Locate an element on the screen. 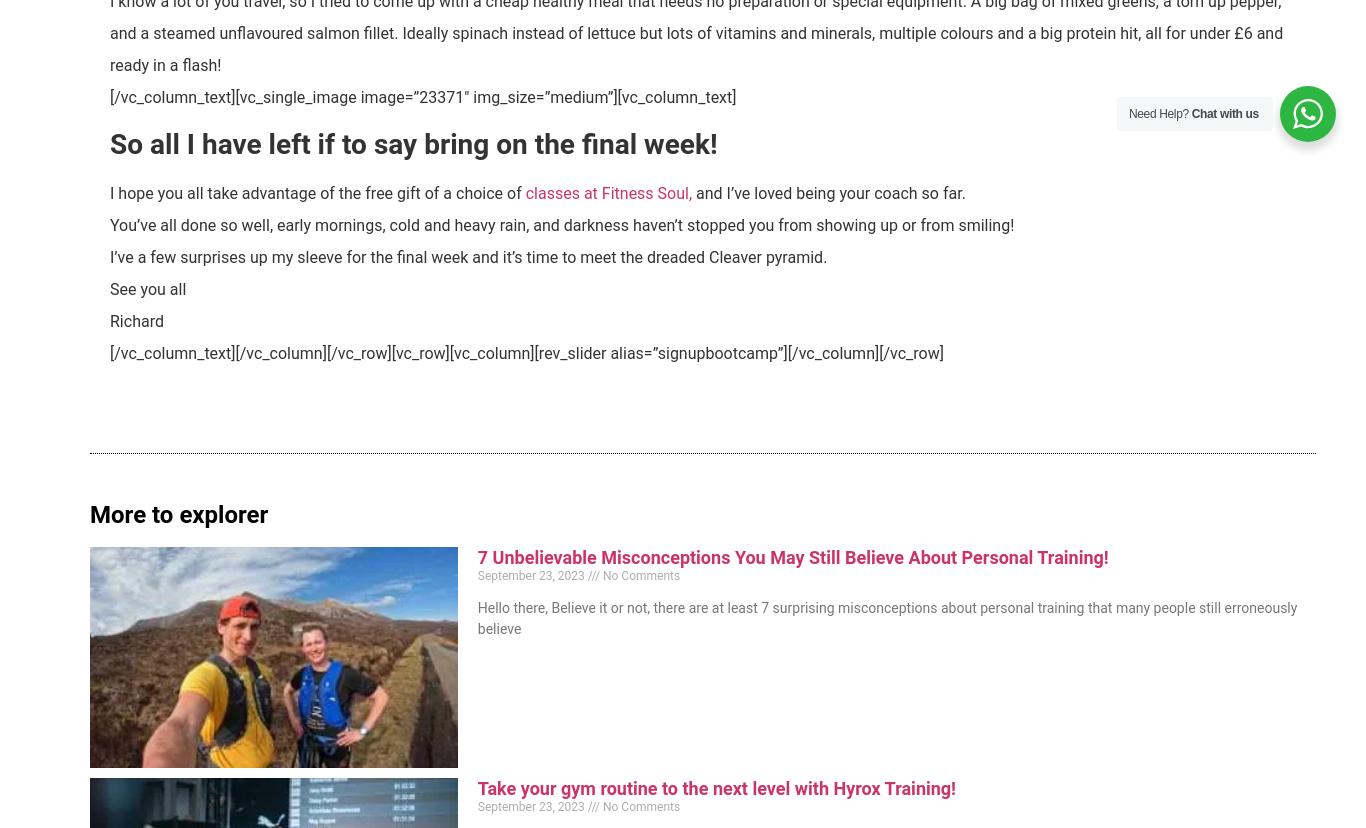 This screenshot has width=1366, height=828. 'You’ve all done so well, early mornings, cold and heavy rain, and darkness haven’t stopped you from showing up or from smiling!' is located at coordinates (561, 224).